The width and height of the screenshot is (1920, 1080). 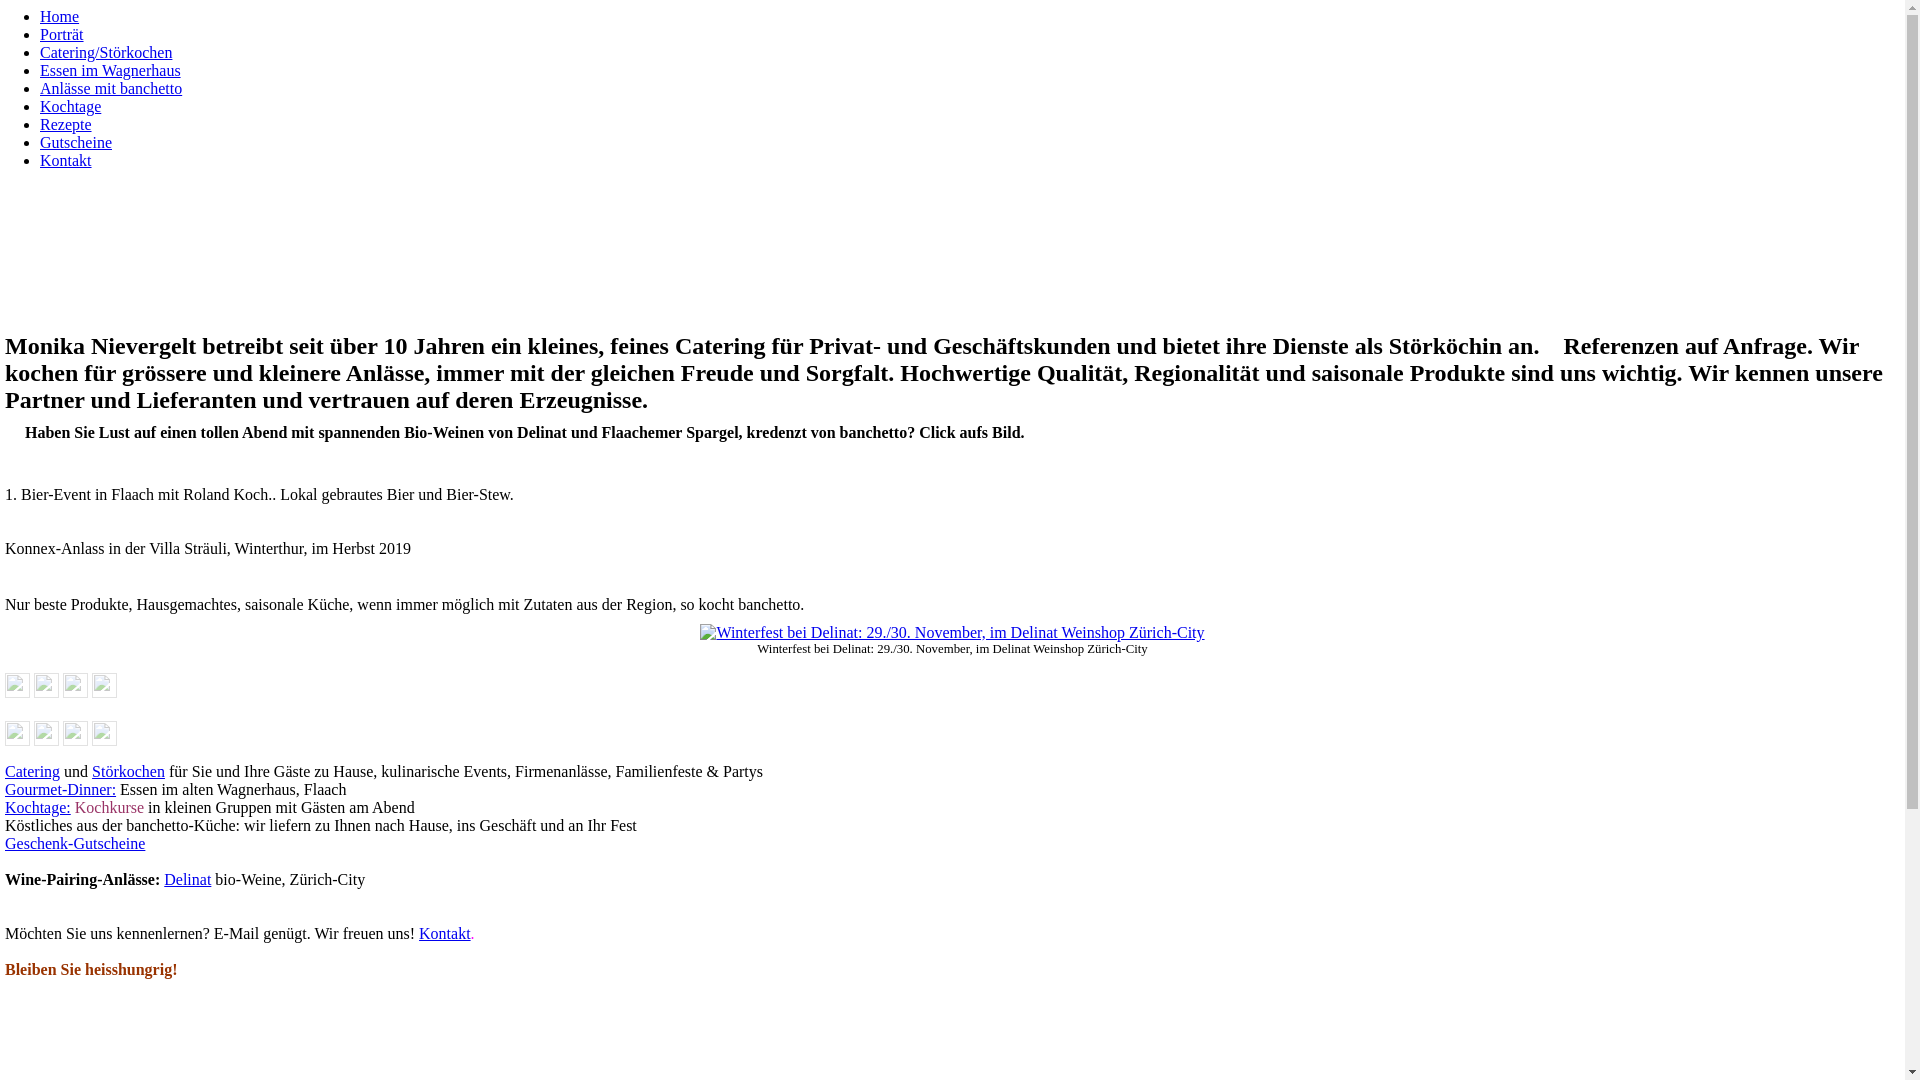 What do you see at coordinates (66, 124) in the screenshot?
I see `'Rezepte'` at bounding box center [66, 124].